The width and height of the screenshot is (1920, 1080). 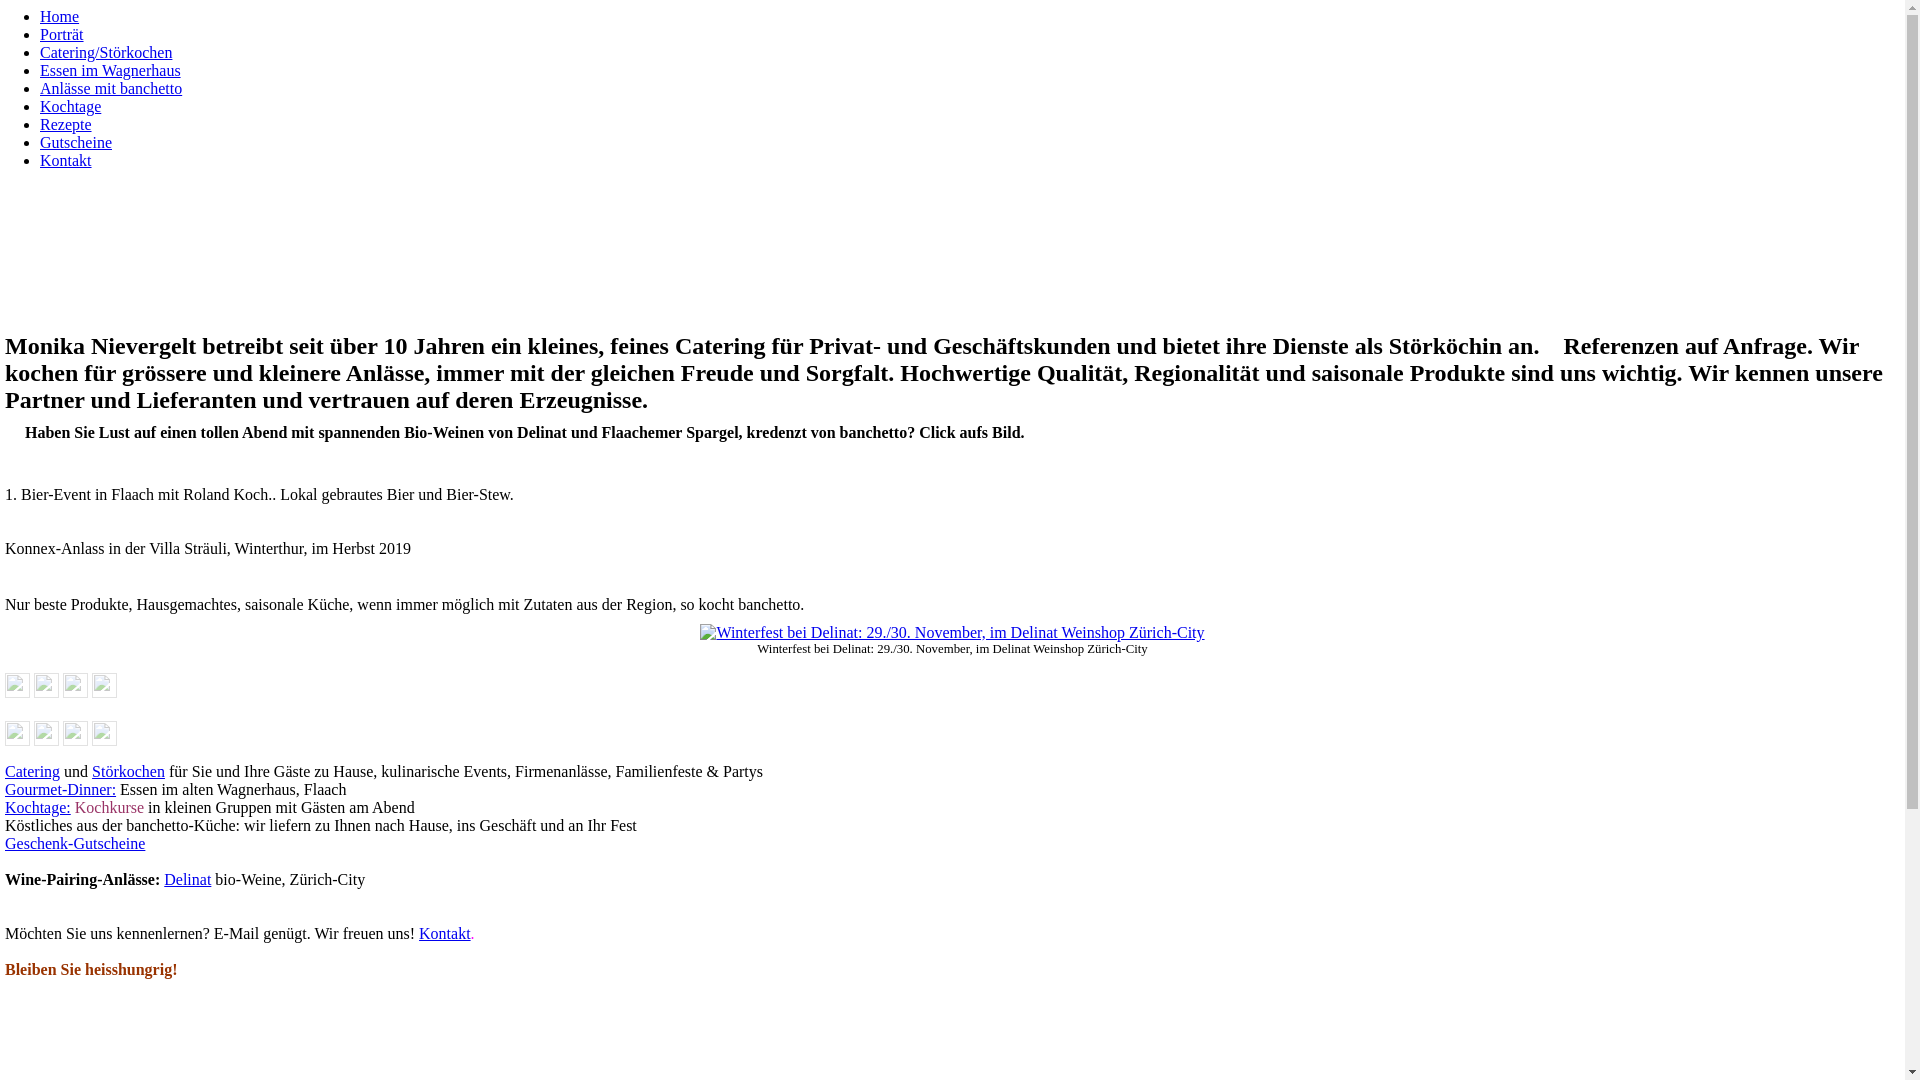 What do you see at coordinates (66, 124) in the screenshot?
I see `'Rezepte'` at bounding box center [66, 124].